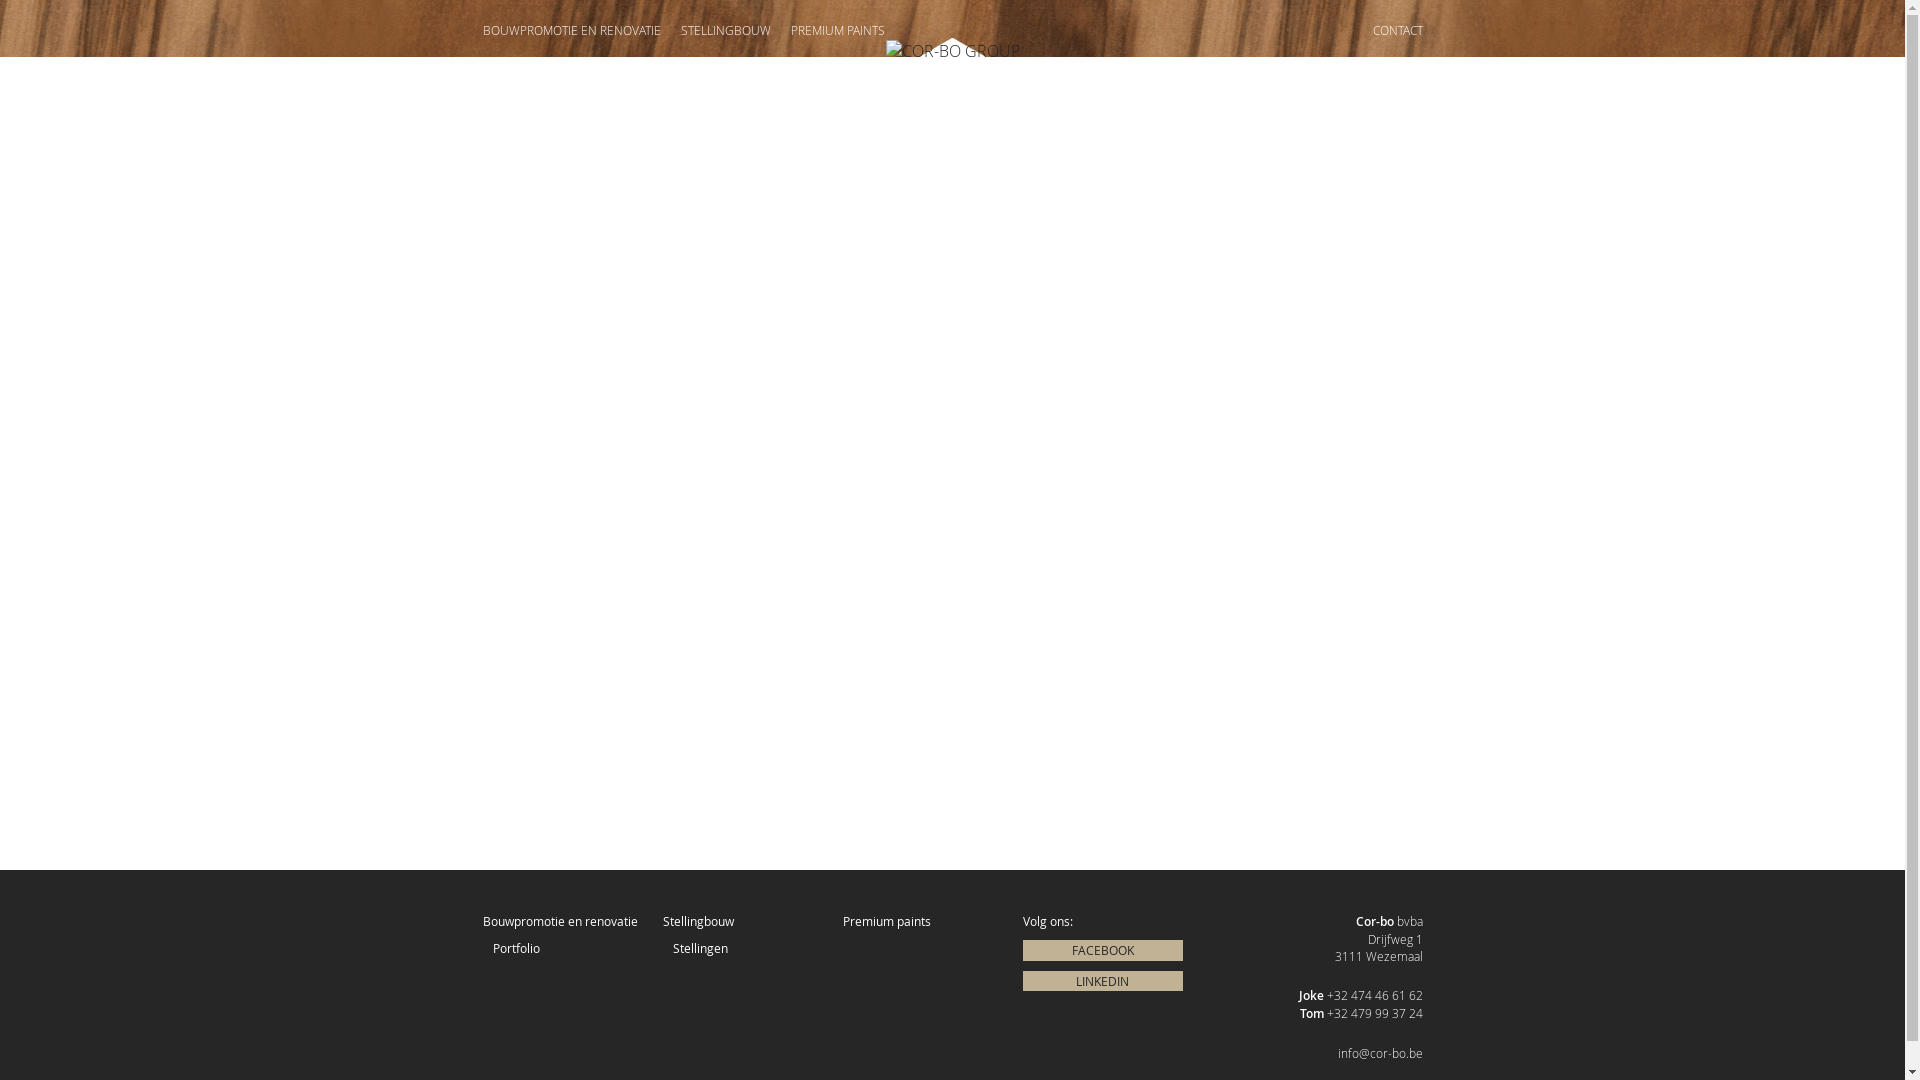 The height and width of the screenshot is (1080, 1920). Describe the element at coordinates (1379, 1052) in the screenshot. I see `'info@cor-bo.be'` at that location.